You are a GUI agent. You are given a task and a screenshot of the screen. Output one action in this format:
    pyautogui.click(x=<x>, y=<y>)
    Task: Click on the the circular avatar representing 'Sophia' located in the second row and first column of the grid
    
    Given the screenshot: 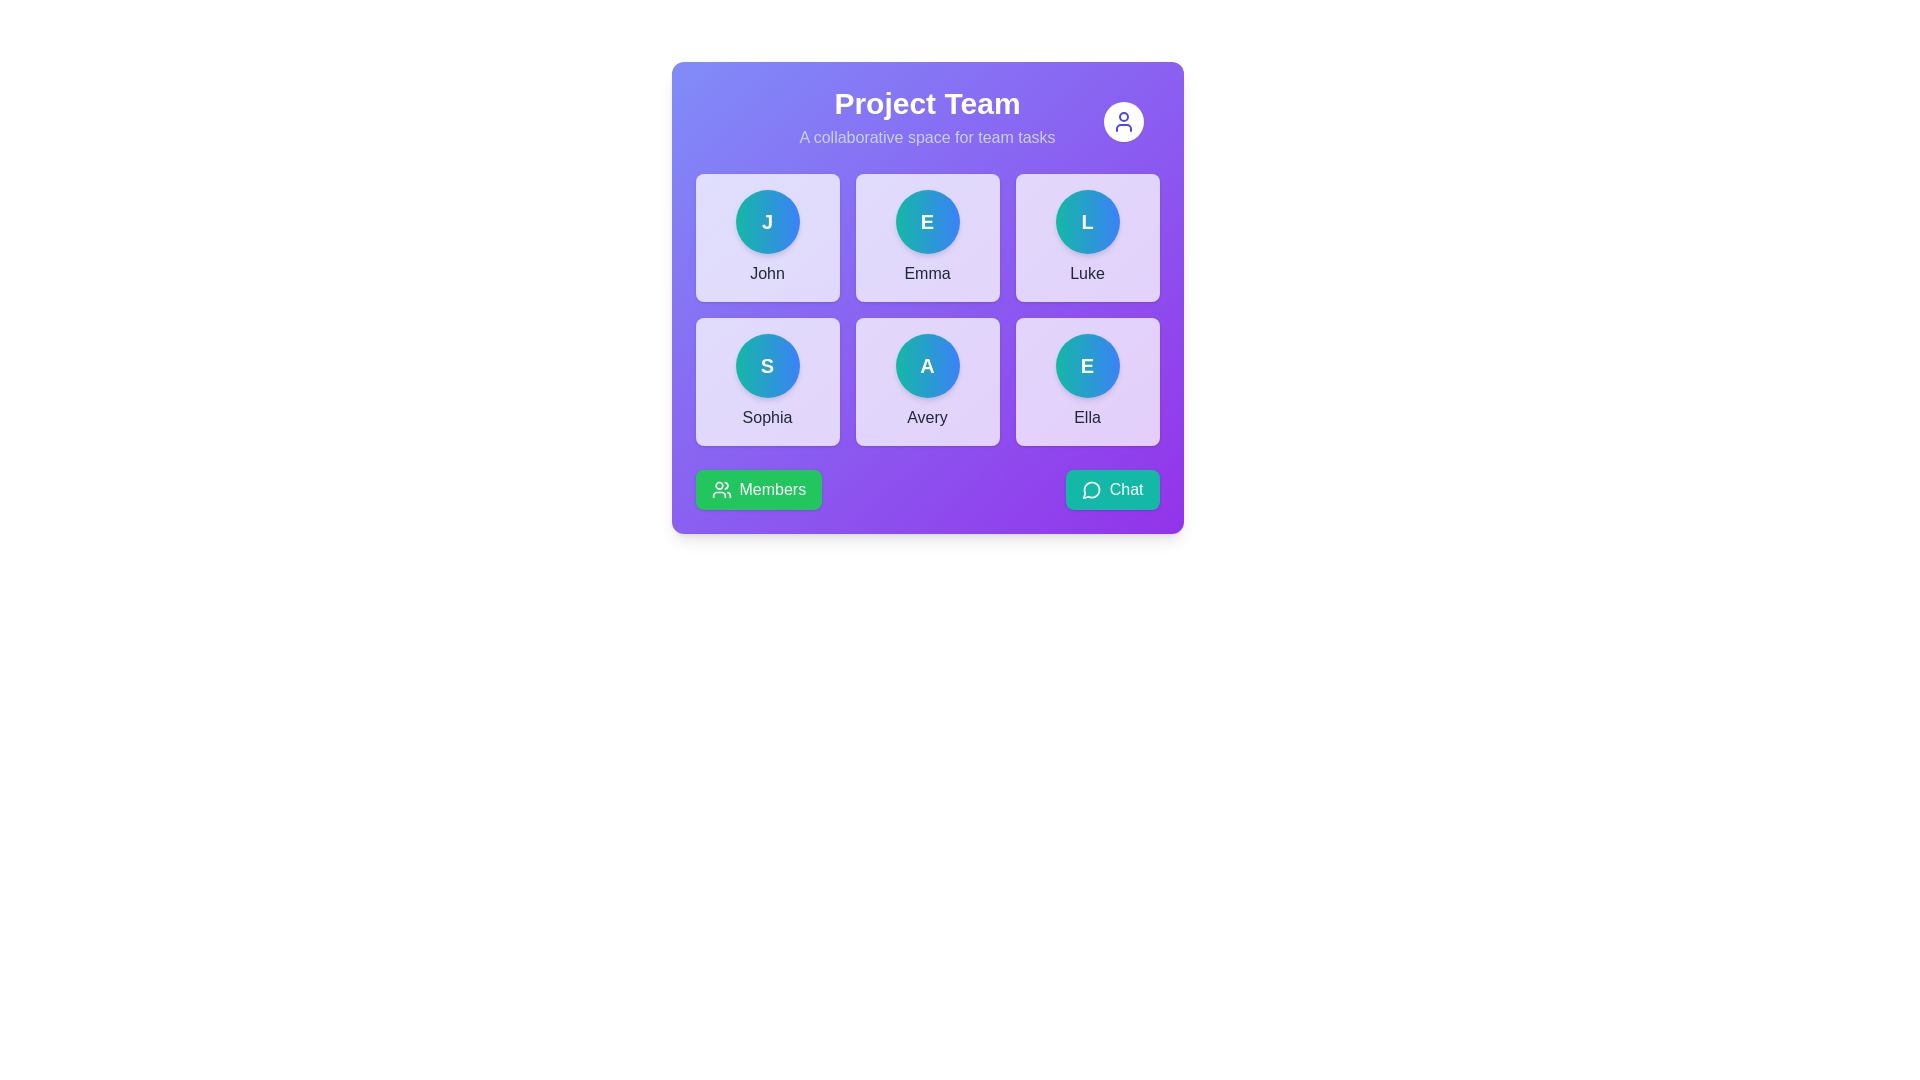 What is the action you would take?
    pyautogui.click(x=766, y=366)
    